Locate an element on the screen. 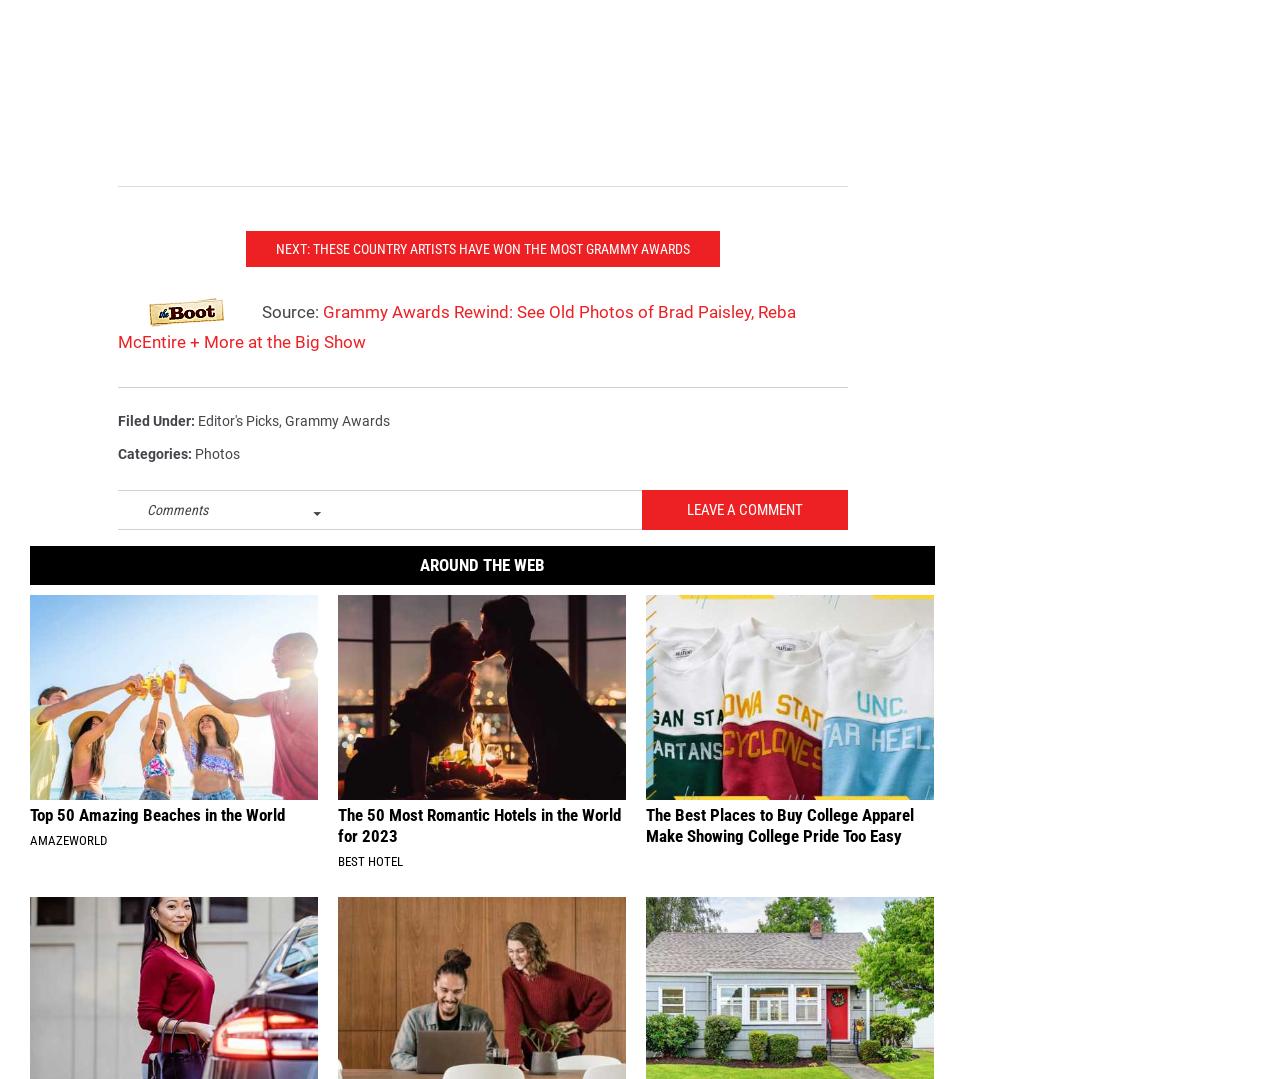 This screenshot has height=1079, width=1286. 'Source:' is located at coordinates (290, 343).